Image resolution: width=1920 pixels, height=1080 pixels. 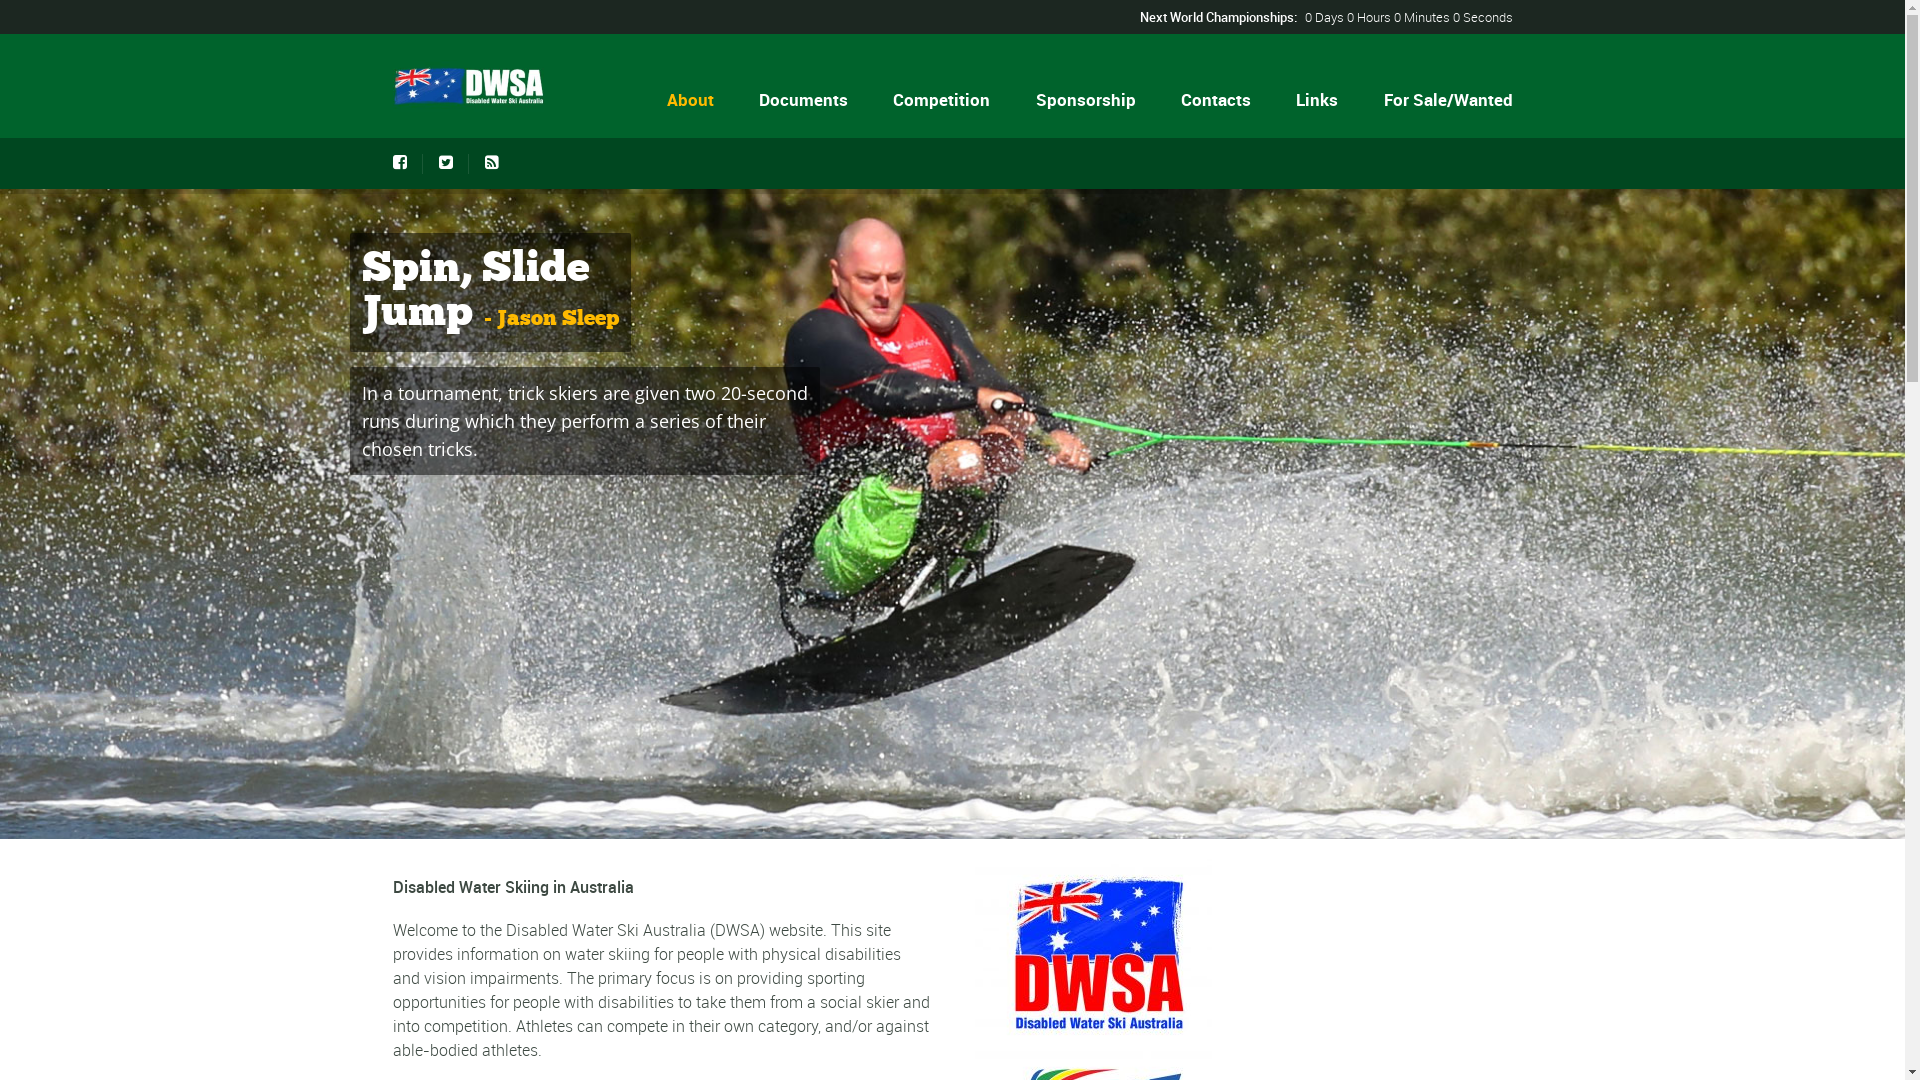 What do you see at coordinates (1084, 99) in the screenshot?
I see `'Sponsorship'` at bounding box center [1084, 99].